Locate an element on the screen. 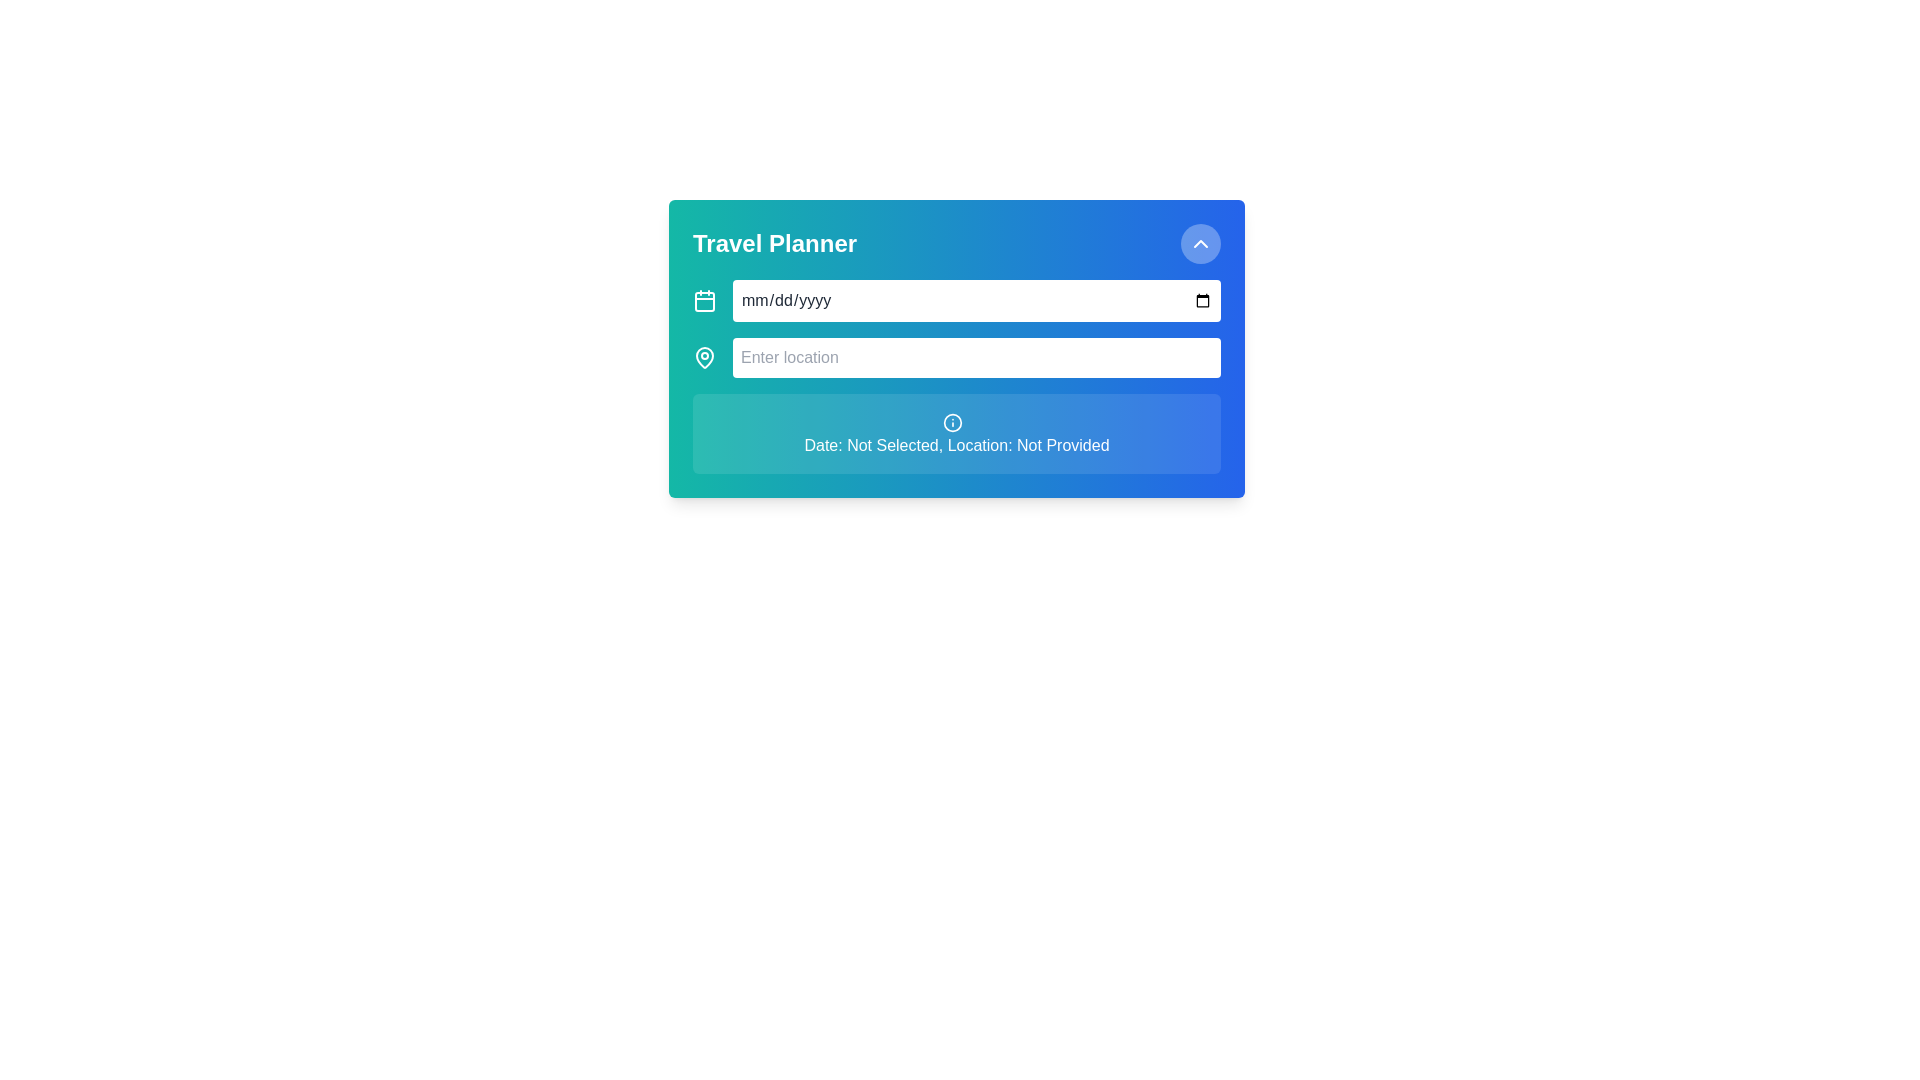 The height and width of the screenshot is (1080, 1920). the decorative shape that represents the body of the calendar icon located near the top-left of the Travel Planner interactive window is located at coordinates (705, 301).